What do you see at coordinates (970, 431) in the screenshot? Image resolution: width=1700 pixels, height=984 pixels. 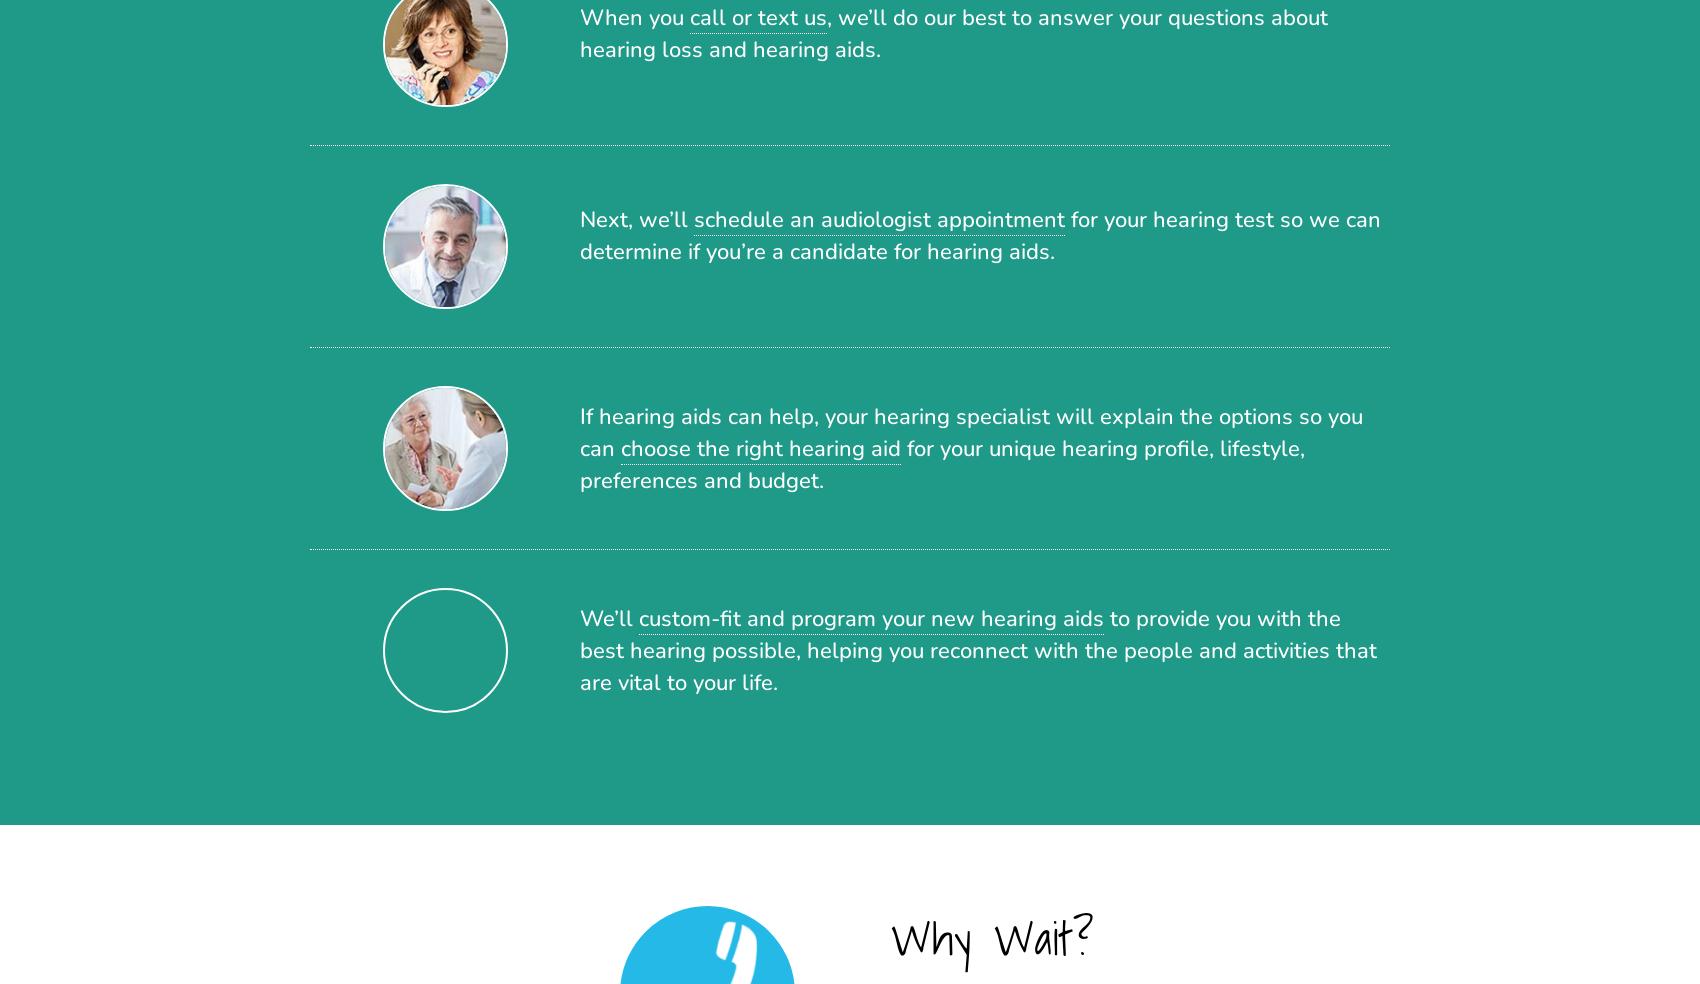 I see `'If hearing aids can help, your hearing specialist will explain the options so you can'` at bounding box center [970, 431].